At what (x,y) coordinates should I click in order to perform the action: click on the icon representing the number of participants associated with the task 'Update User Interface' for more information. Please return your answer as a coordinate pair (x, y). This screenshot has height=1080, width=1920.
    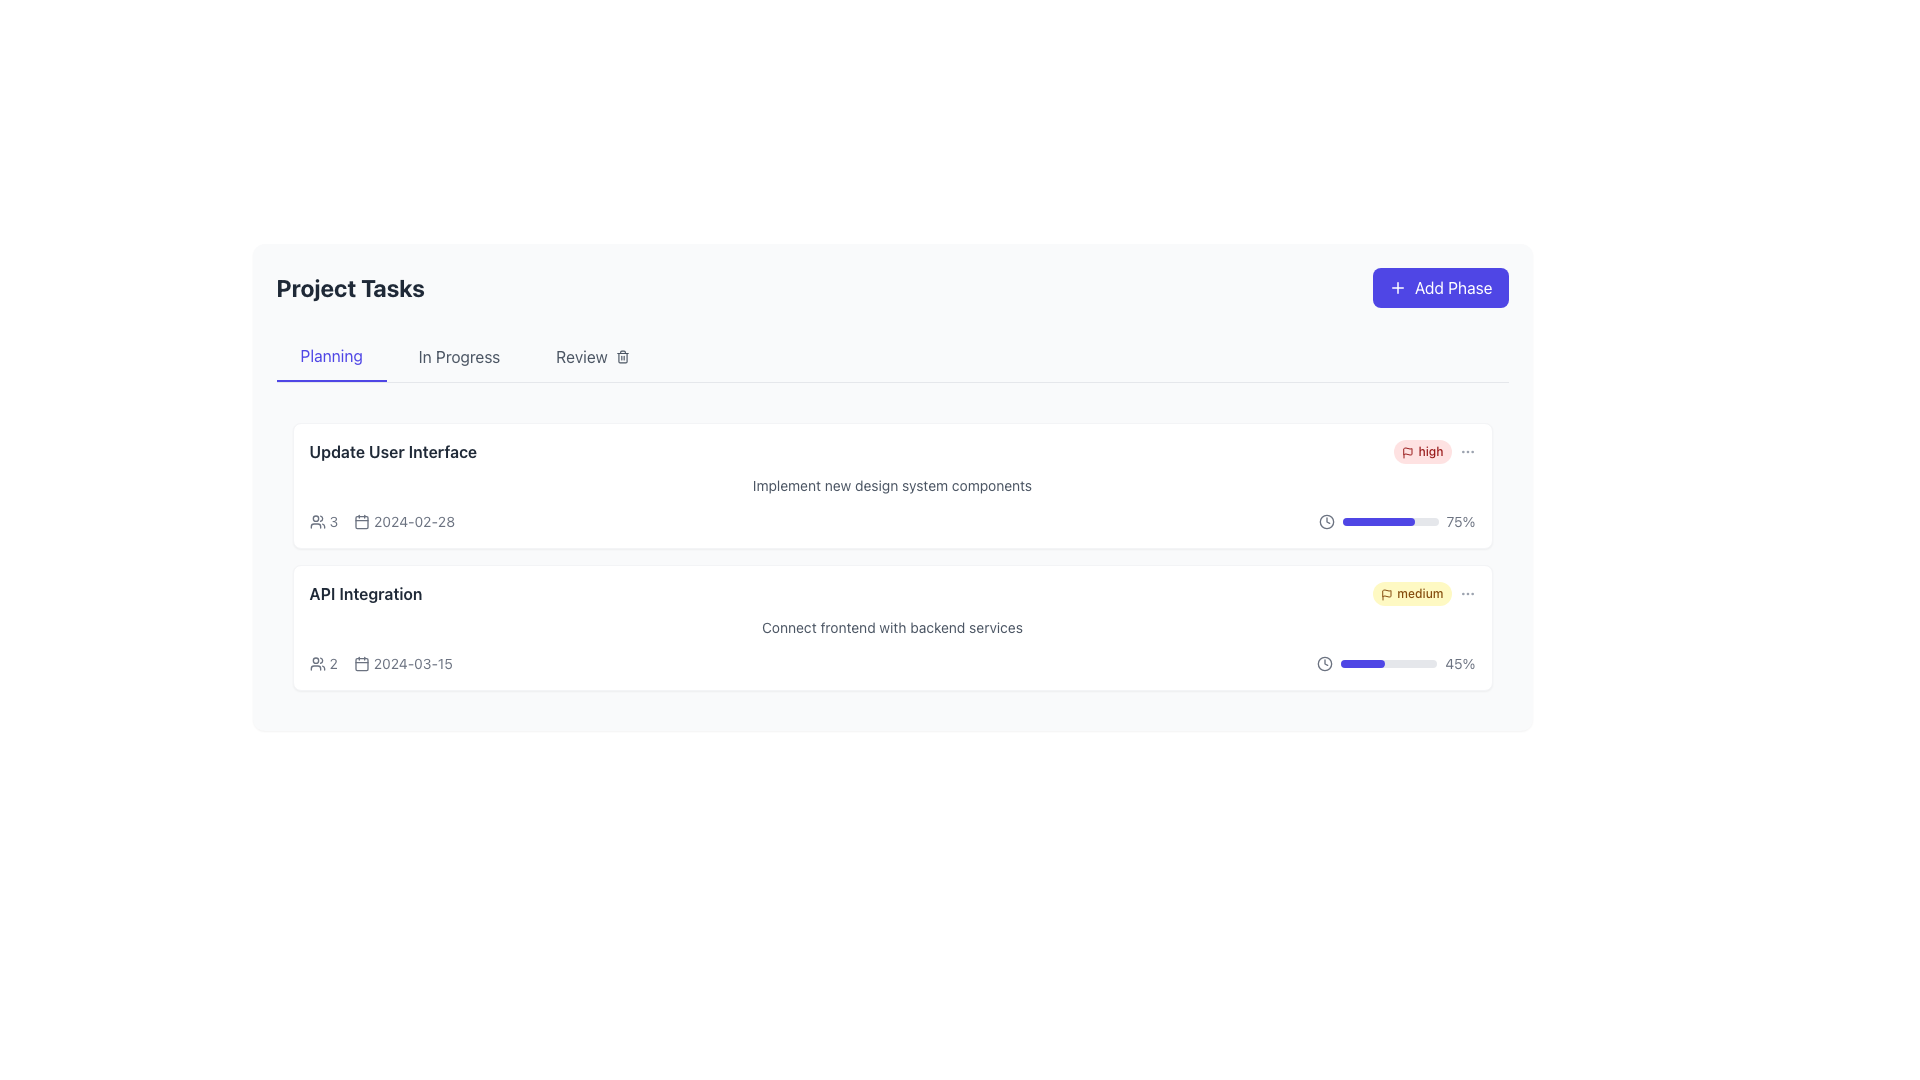
    Looking at the image, I should click on (323, 520).